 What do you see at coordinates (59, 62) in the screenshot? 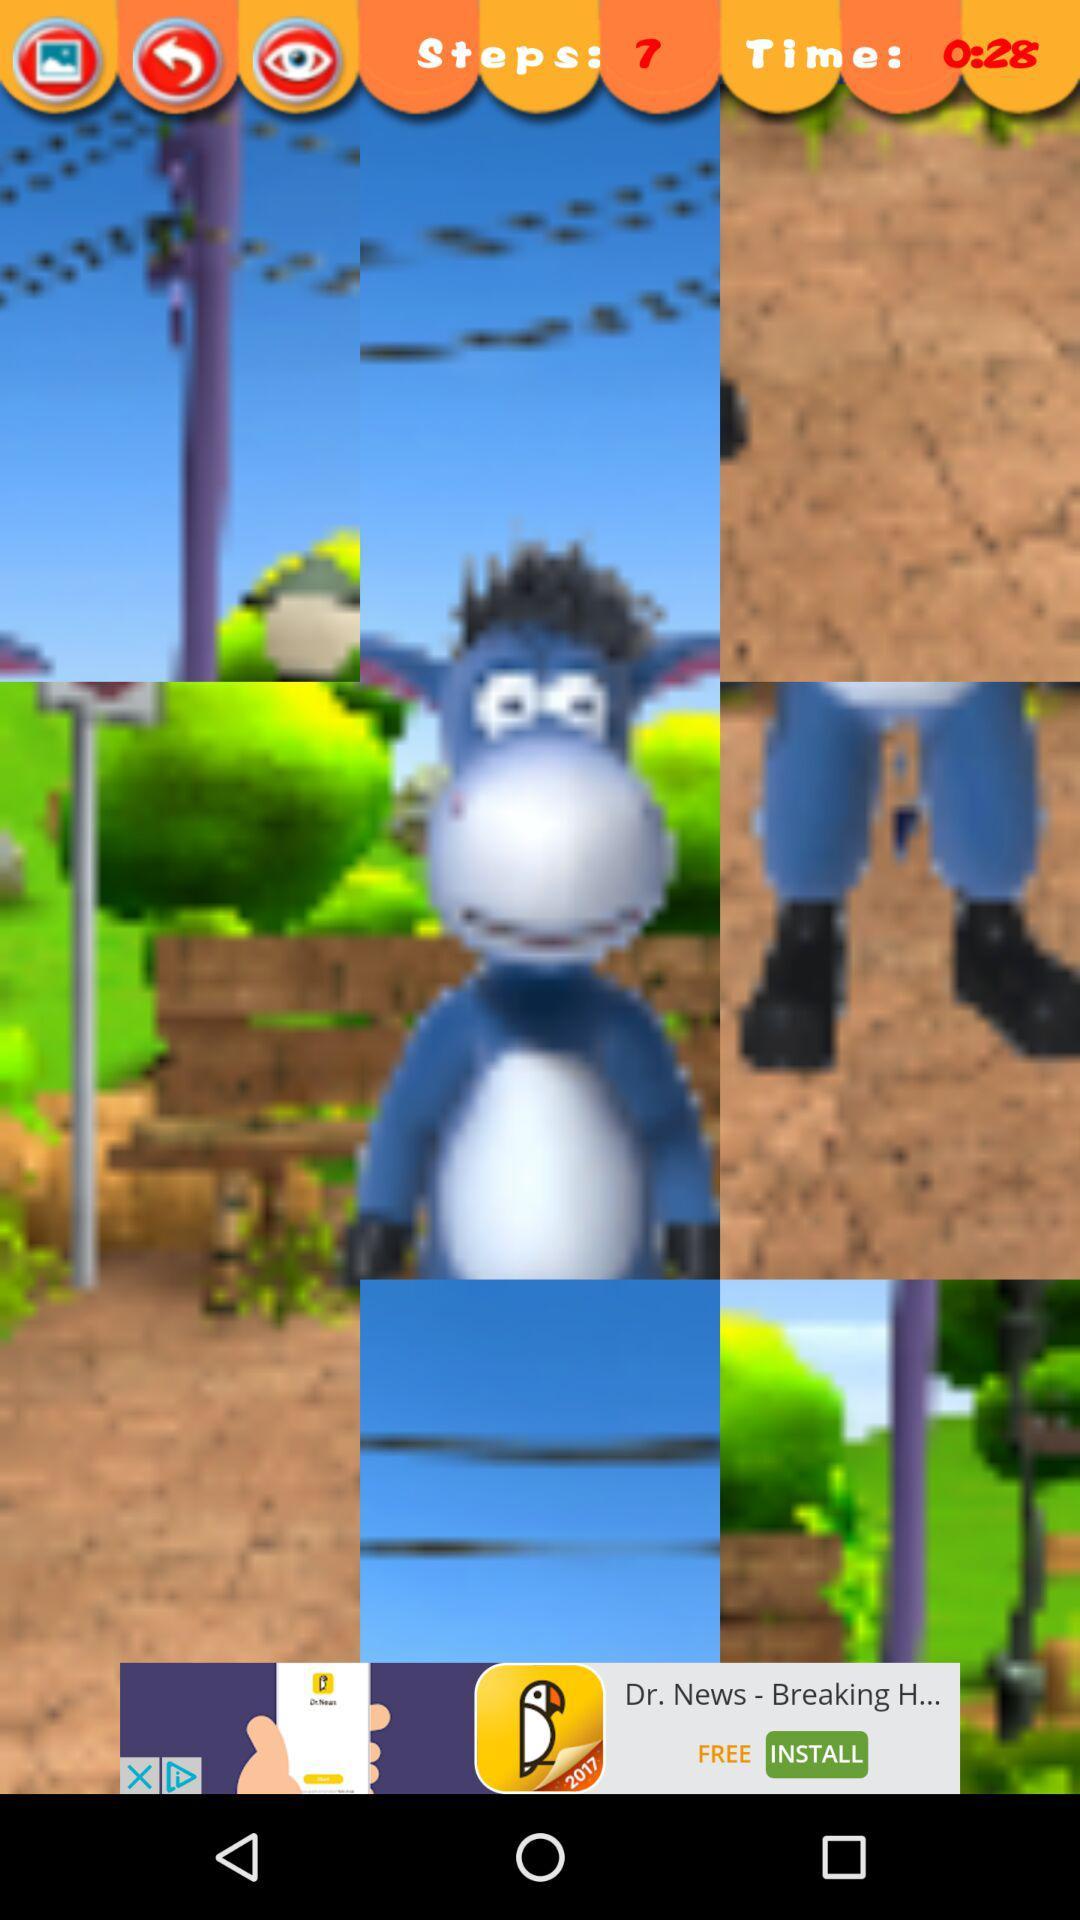
I see `the wallpaper icon` at bounding box center [59, 62].